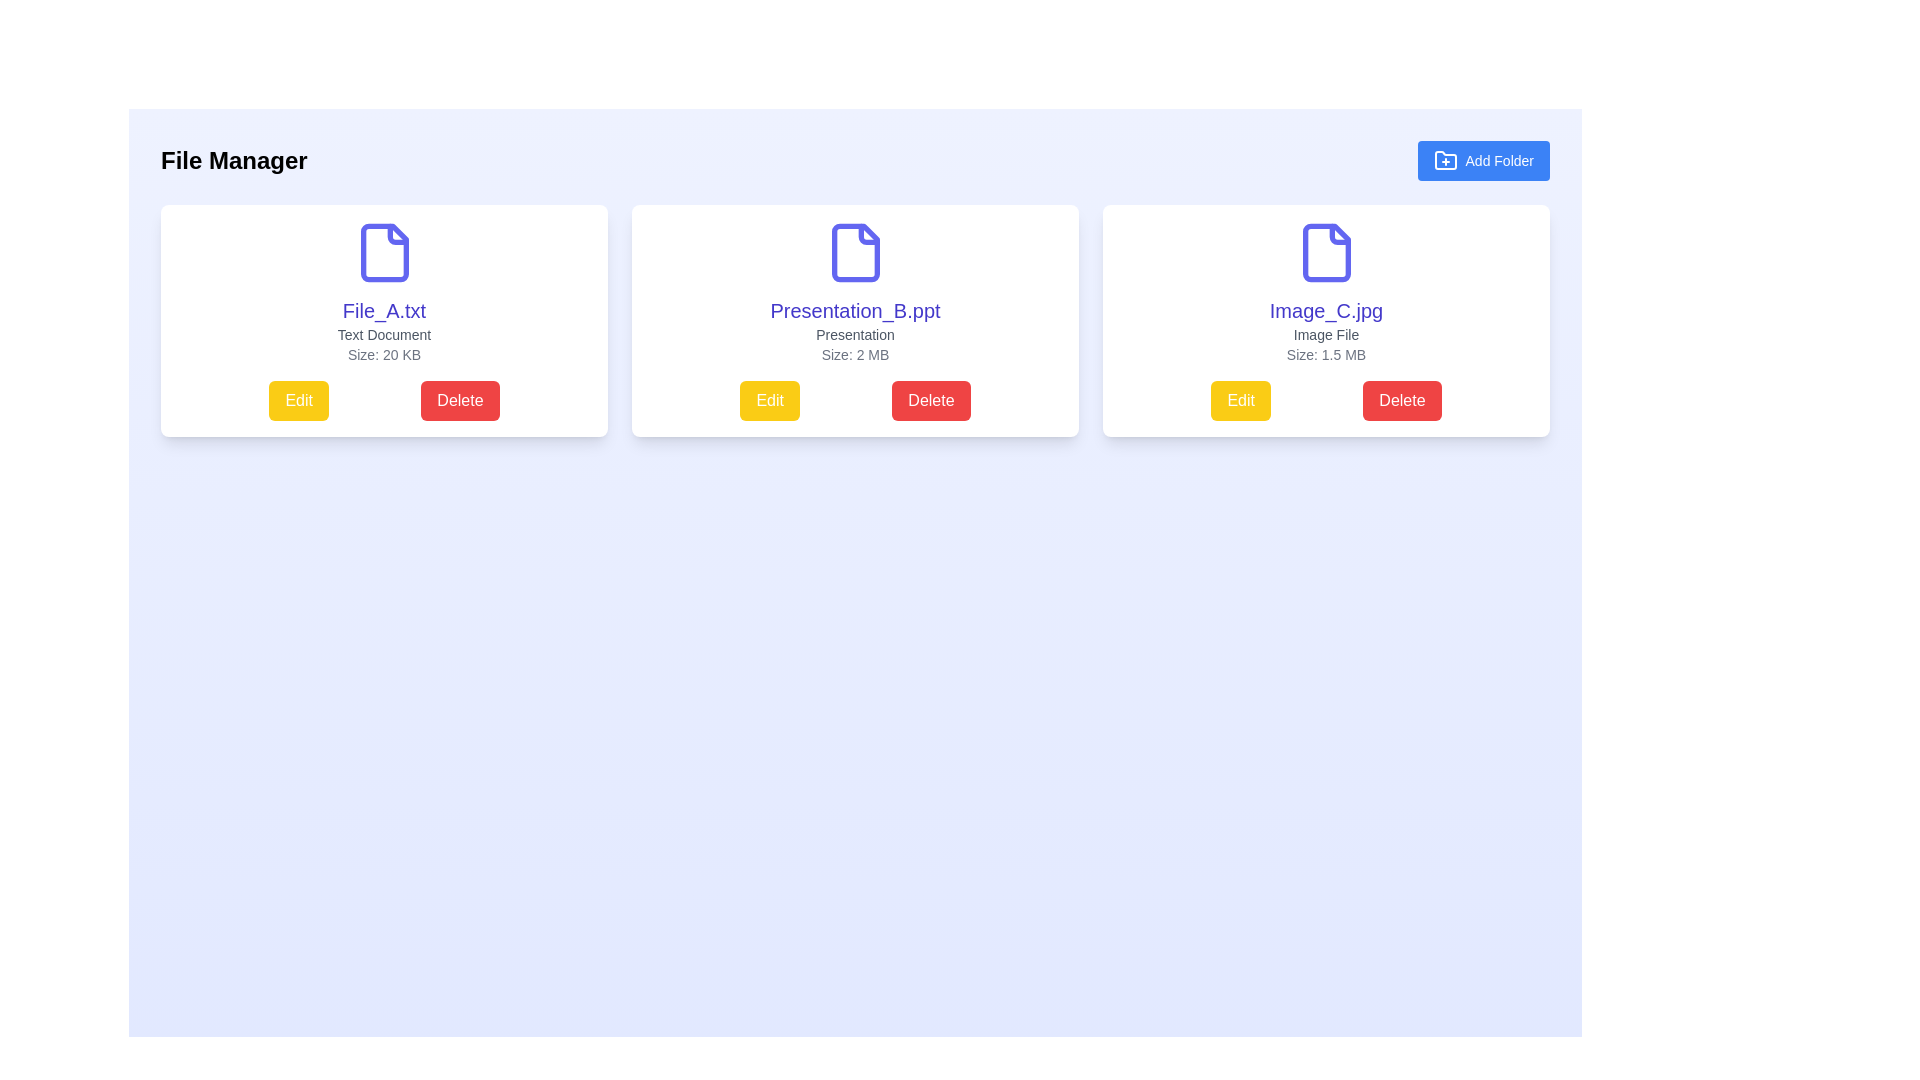  I want to click on the text label displaying the file name 'Image_C.jpg' located in the third card of the horizontally aligned list, so click(1326, 311).